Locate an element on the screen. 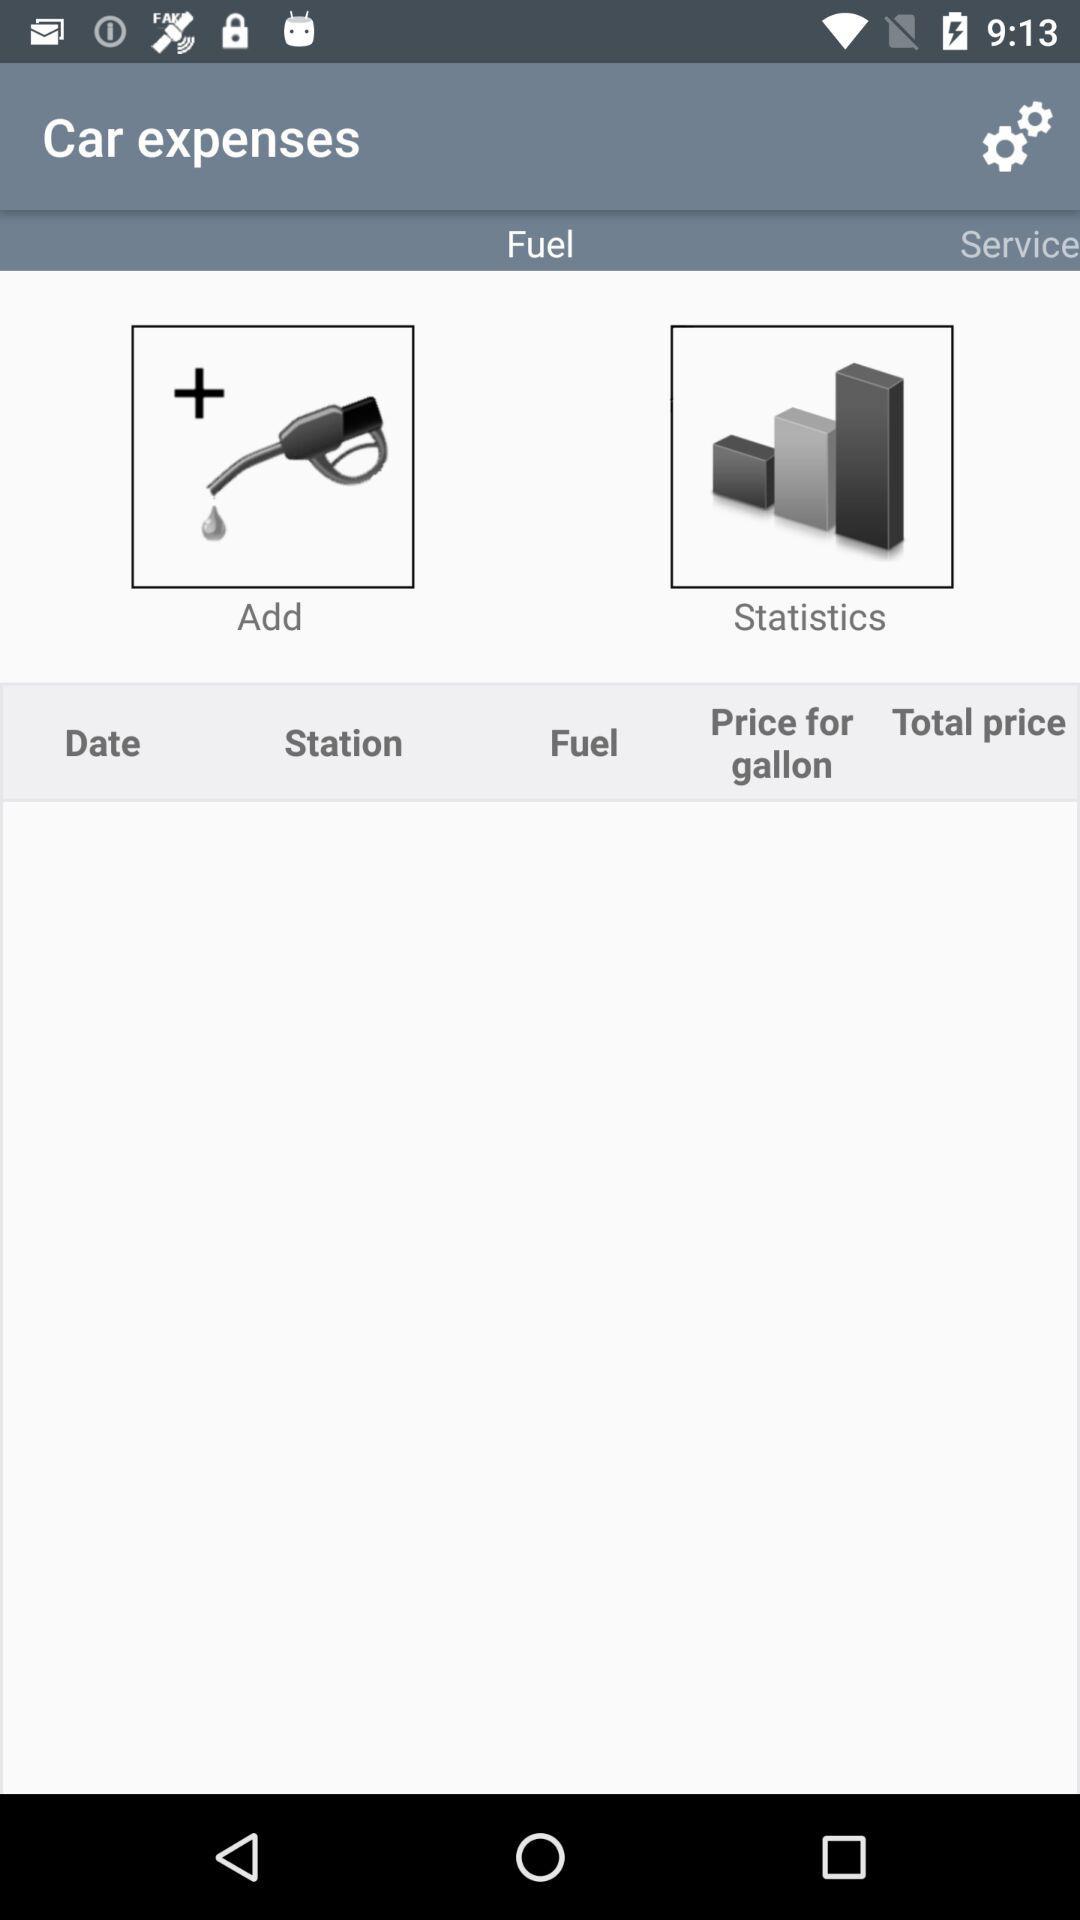 This screenshot has height=1920, width=1080. add is located at coordinates (270, 455).